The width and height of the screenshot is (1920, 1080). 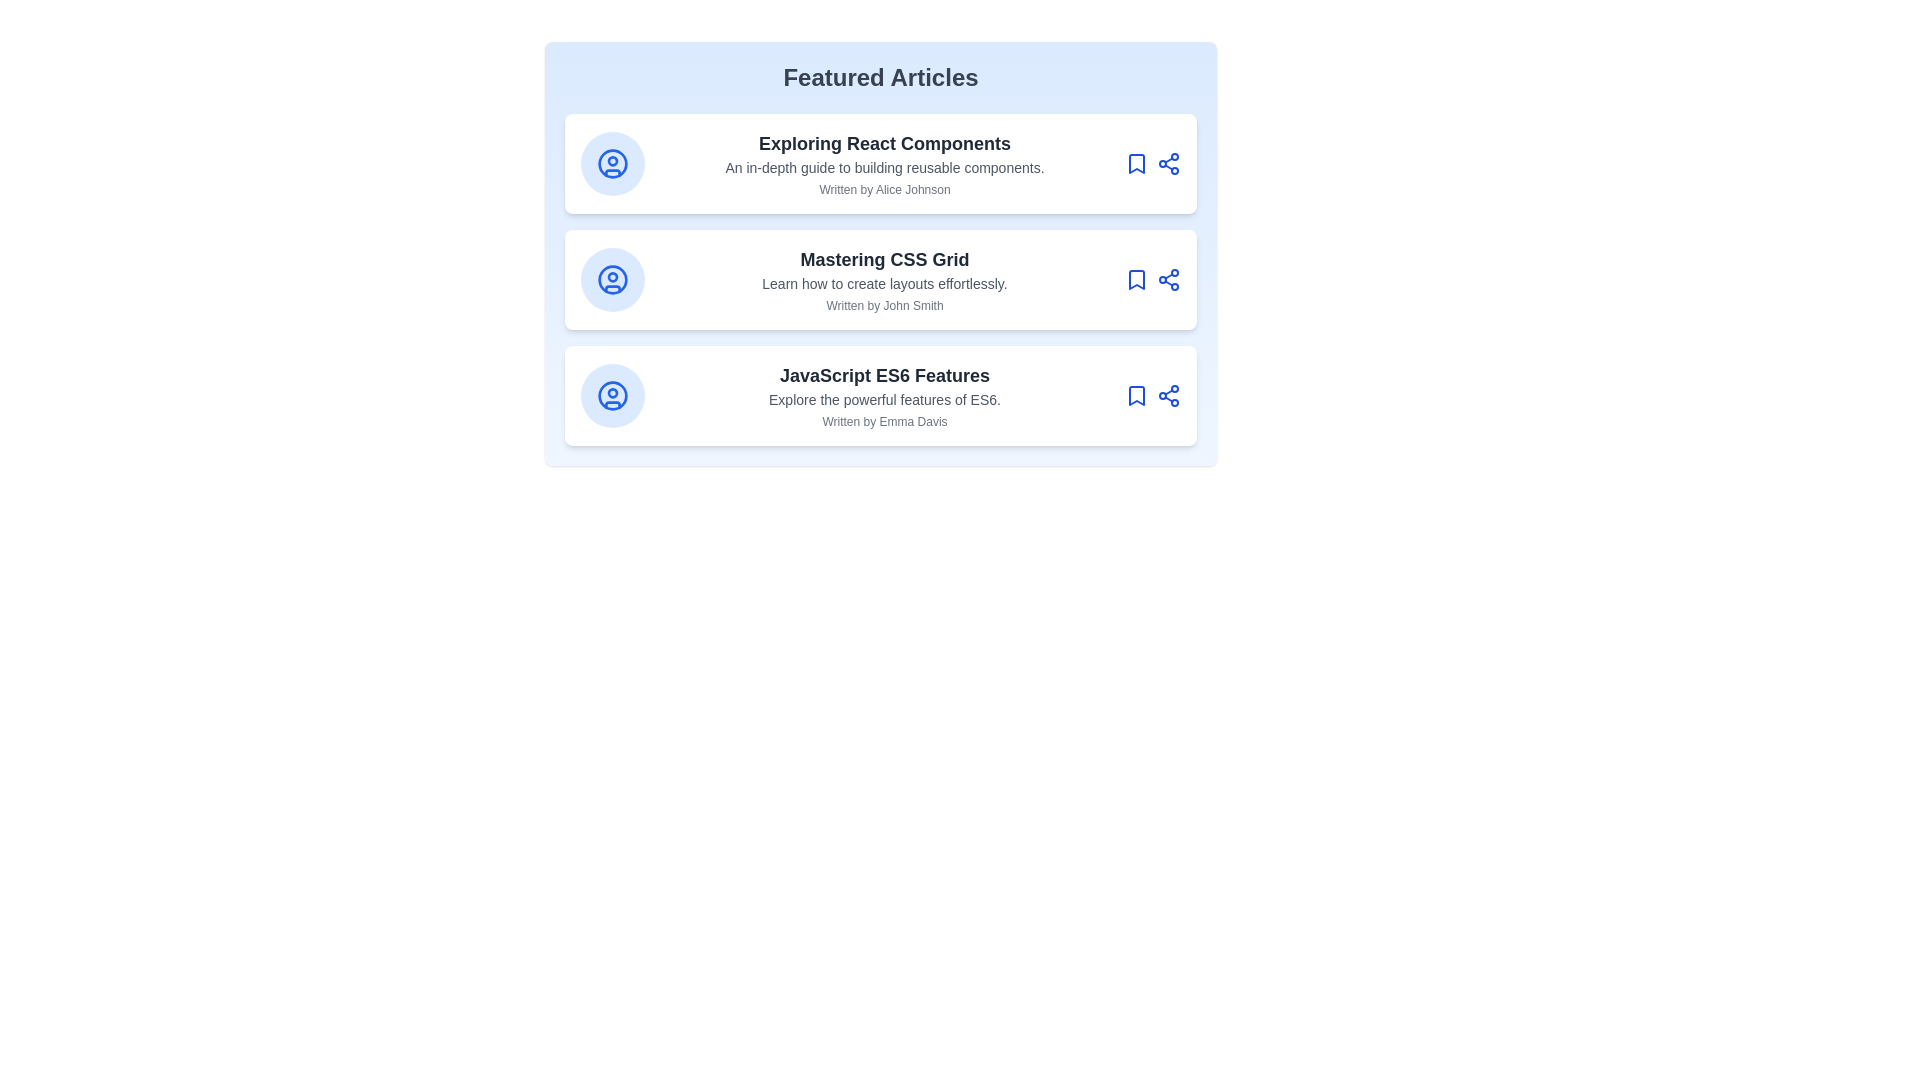 What do you see at coordinates (612, 396) in the screenshot?
I see `user icon on the article card corresponding to JavaScript ES6 Features` at bounding box center [612, 396].